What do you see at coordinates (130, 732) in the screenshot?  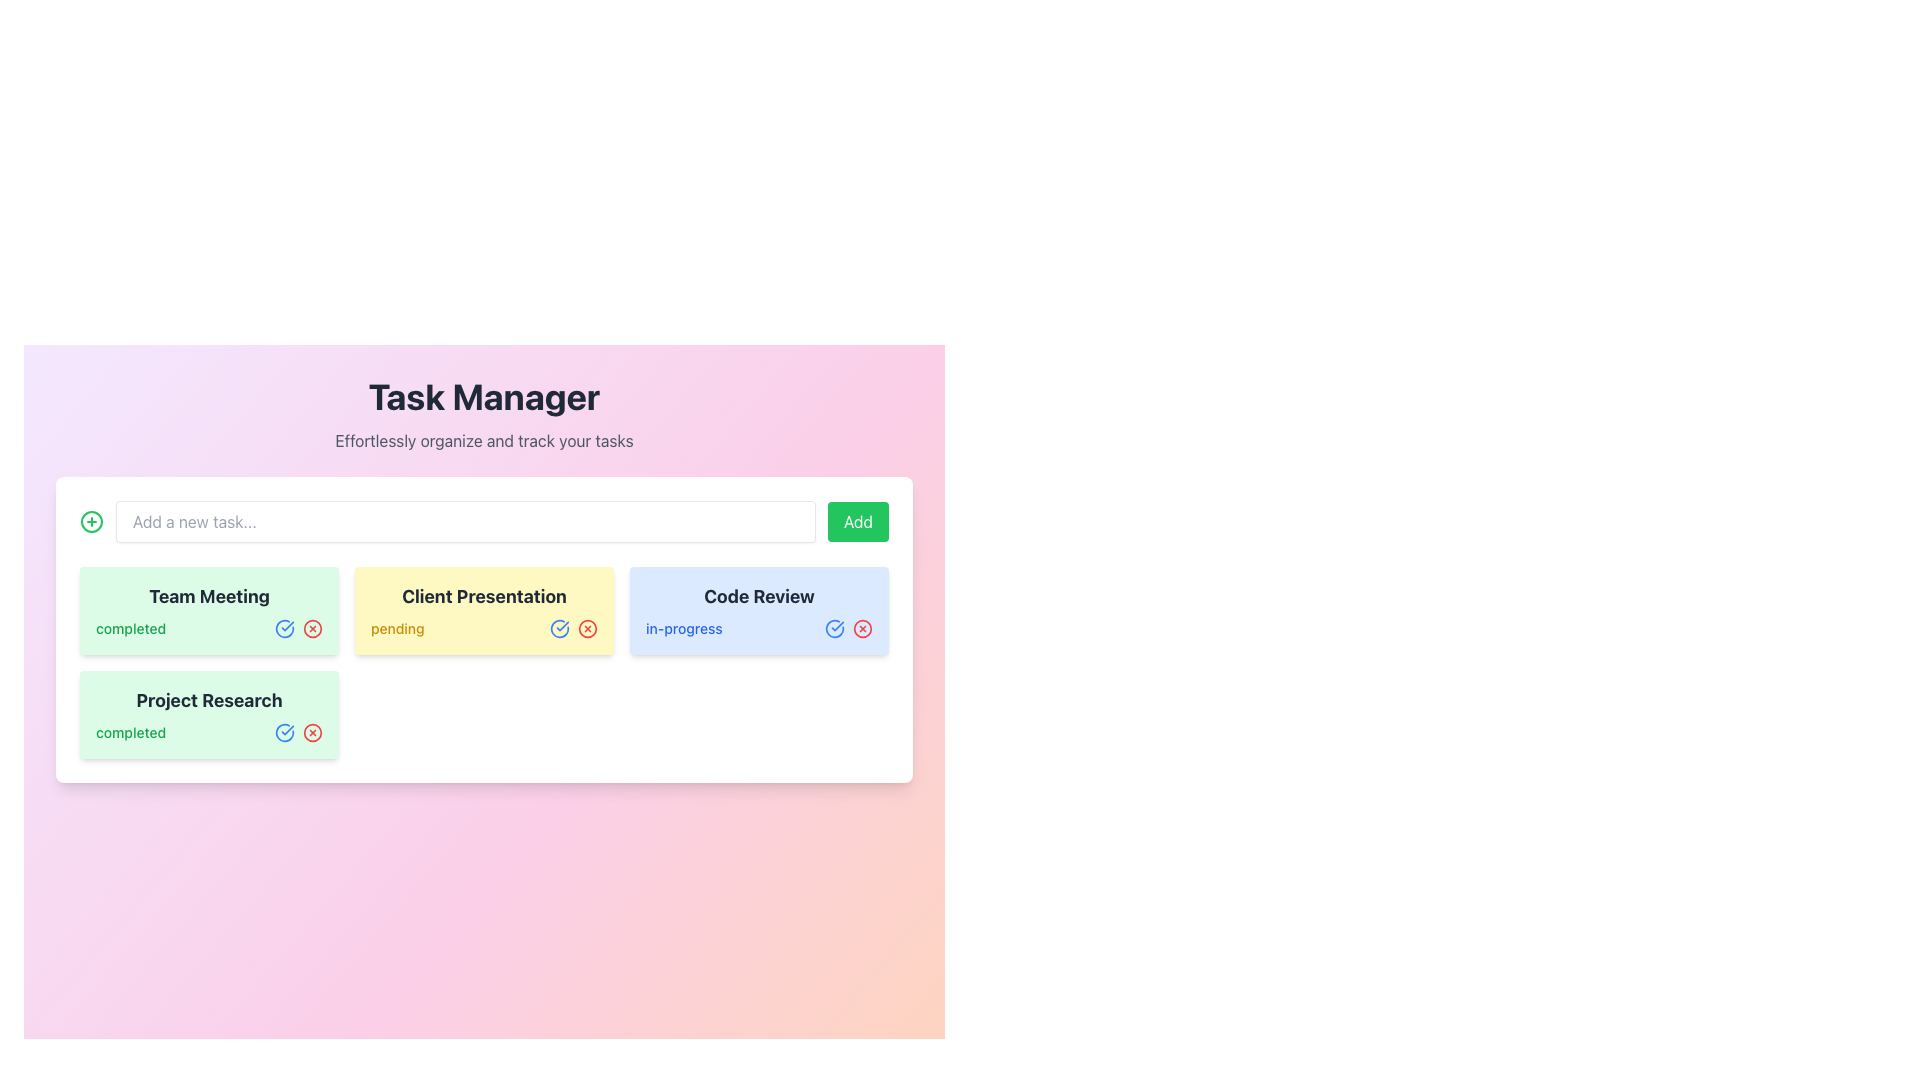 I see `the Text Label that indicates the completion status of the associated task within the 'Project Research' task card, located directly below the 'Team Meeting' card` at bounding box center [130, 732].